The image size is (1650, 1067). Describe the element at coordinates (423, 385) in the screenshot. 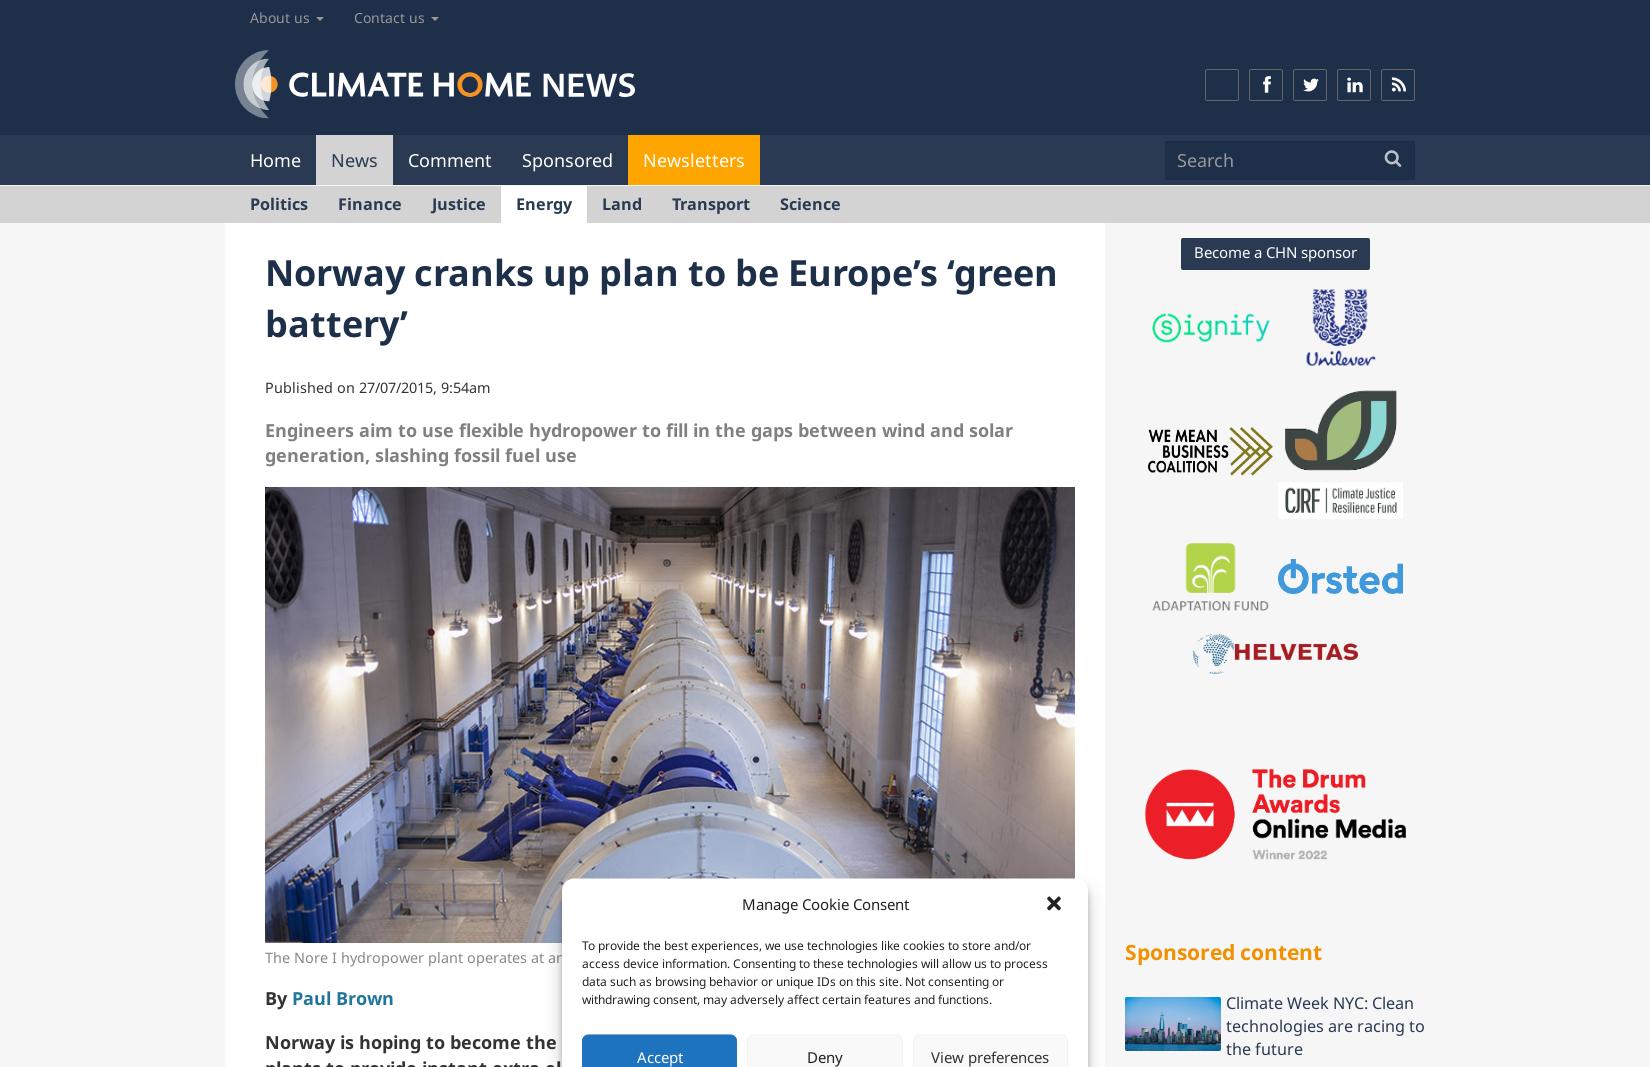

I see `'27/07/2015, 9:54am'` at that location.